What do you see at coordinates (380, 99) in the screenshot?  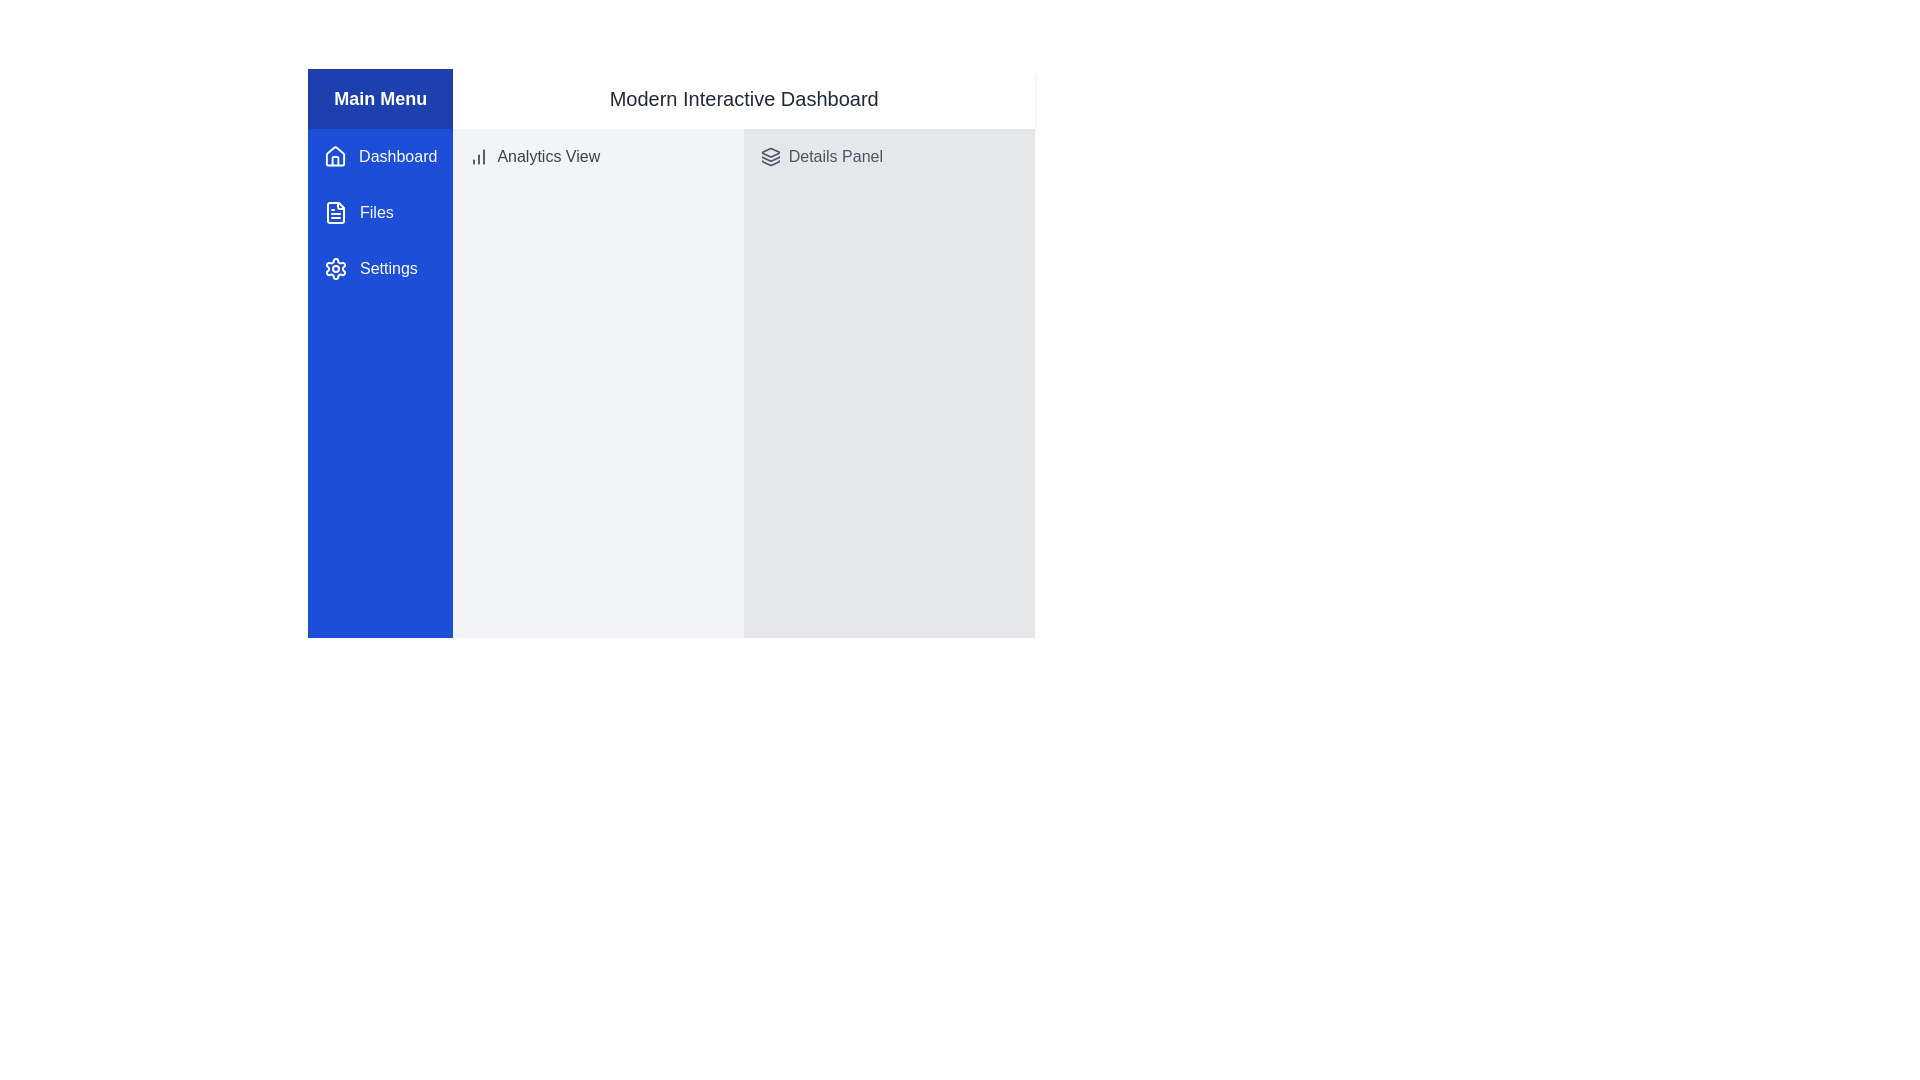 I see `the blue rectangular header labeled 'Main Menu', which is prominently displayed at the top of the sidebar menu` at bounding box center [380, 99].